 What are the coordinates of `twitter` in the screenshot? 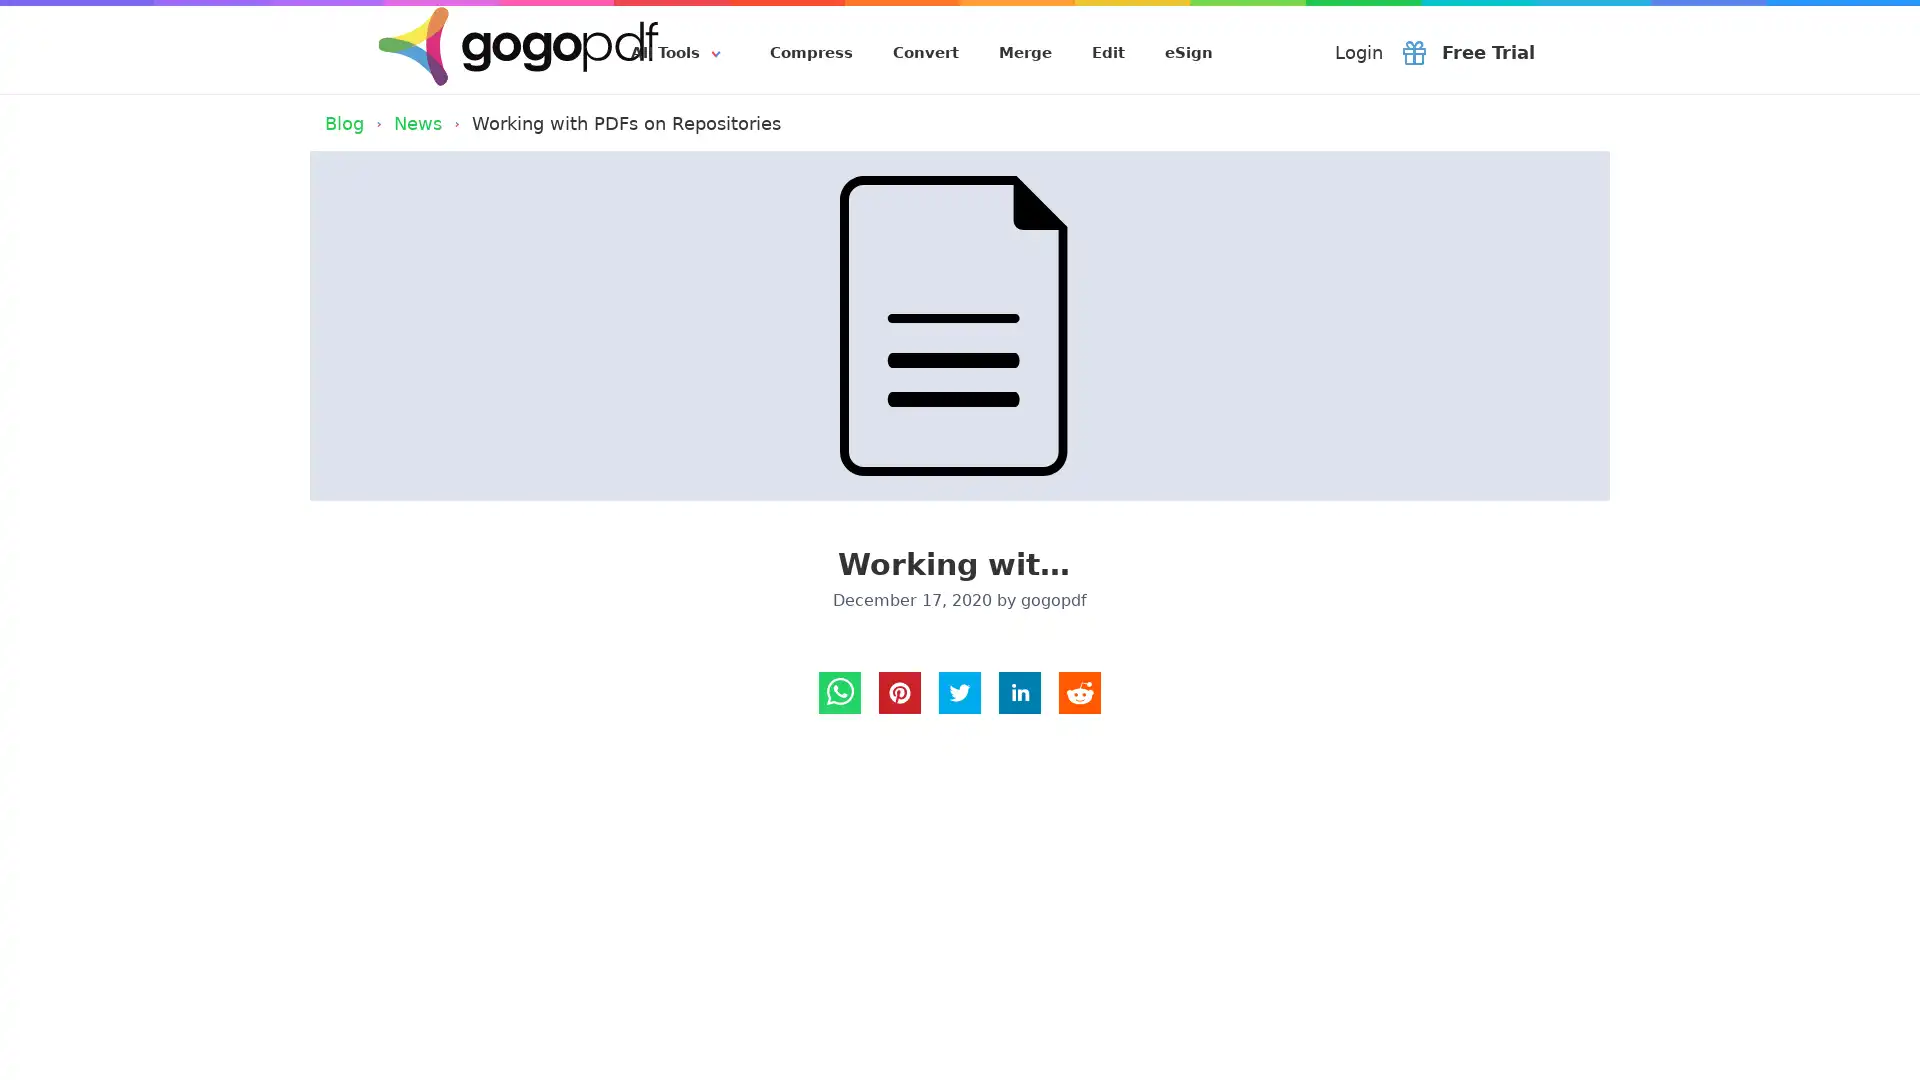 It's located at (960, 692).